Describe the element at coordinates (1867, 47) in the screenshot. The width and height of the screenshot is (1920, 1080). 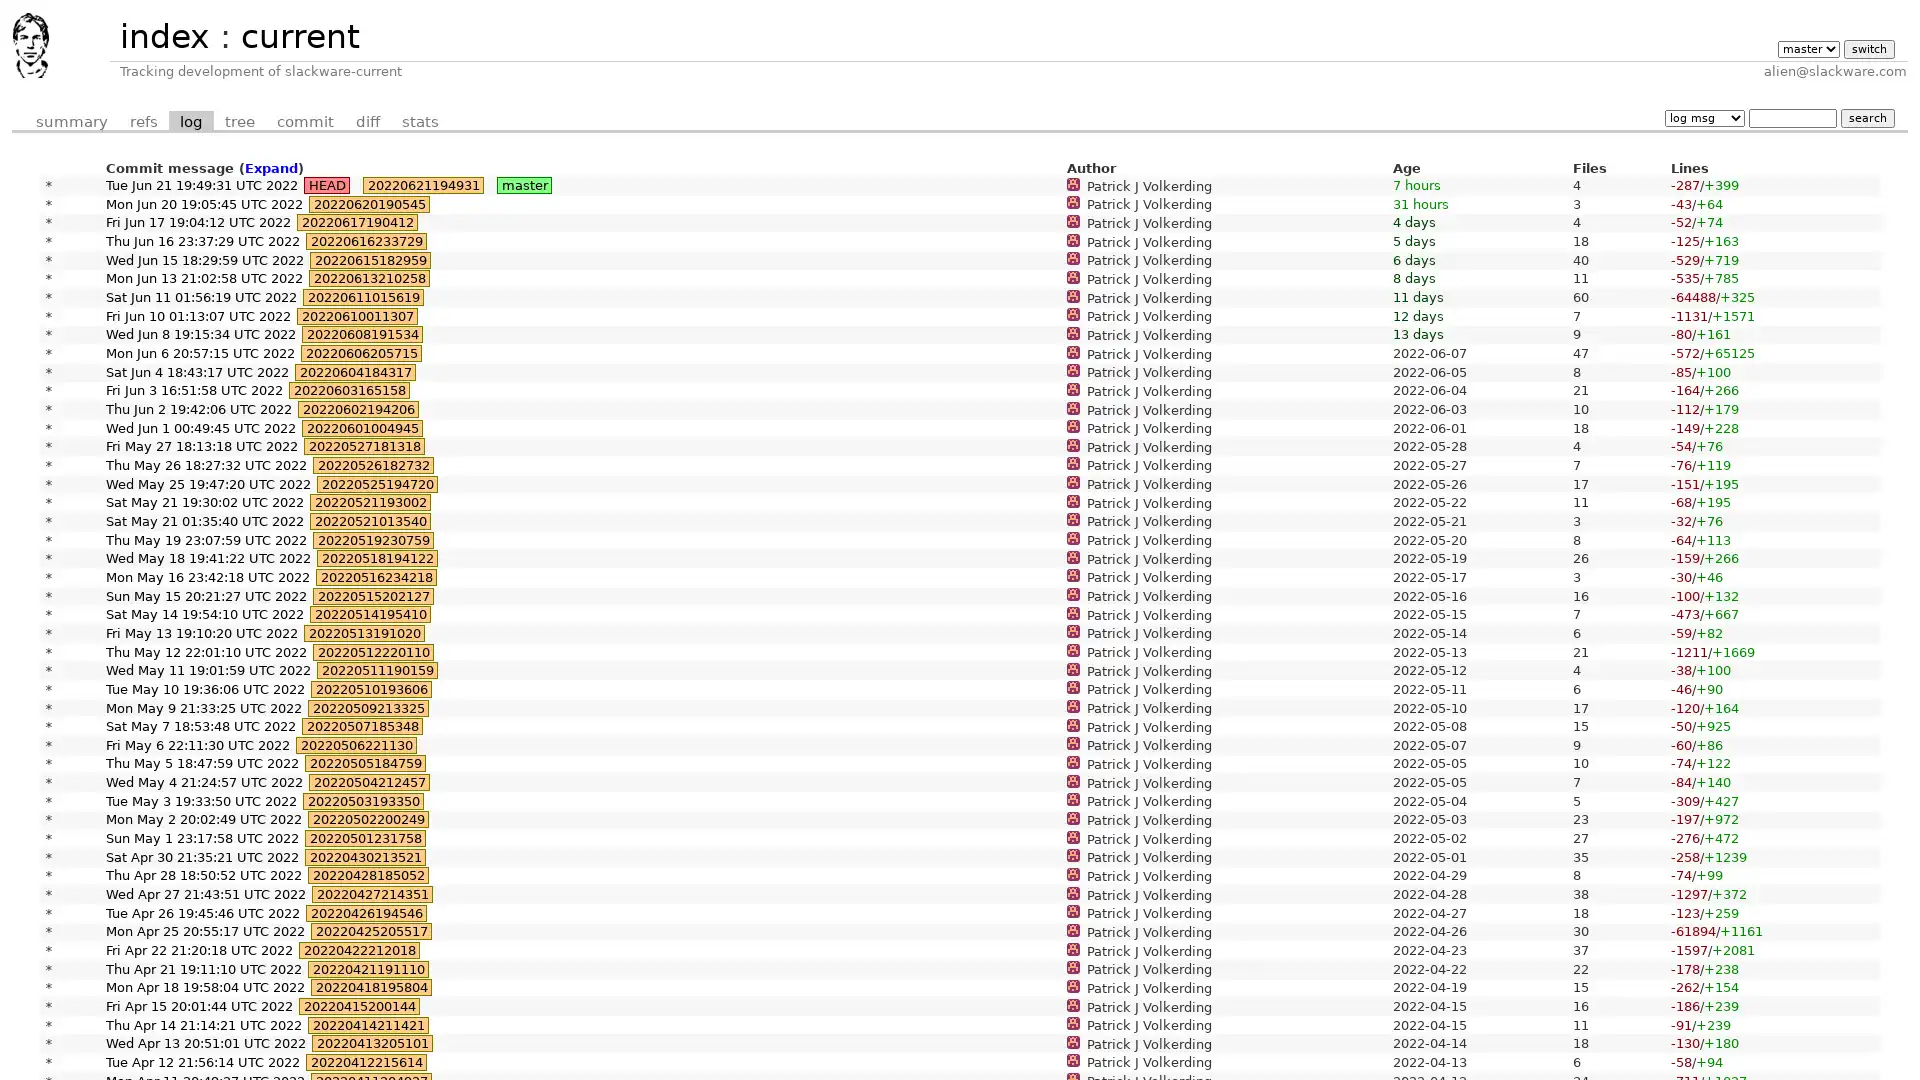
I see `switch` at that location.